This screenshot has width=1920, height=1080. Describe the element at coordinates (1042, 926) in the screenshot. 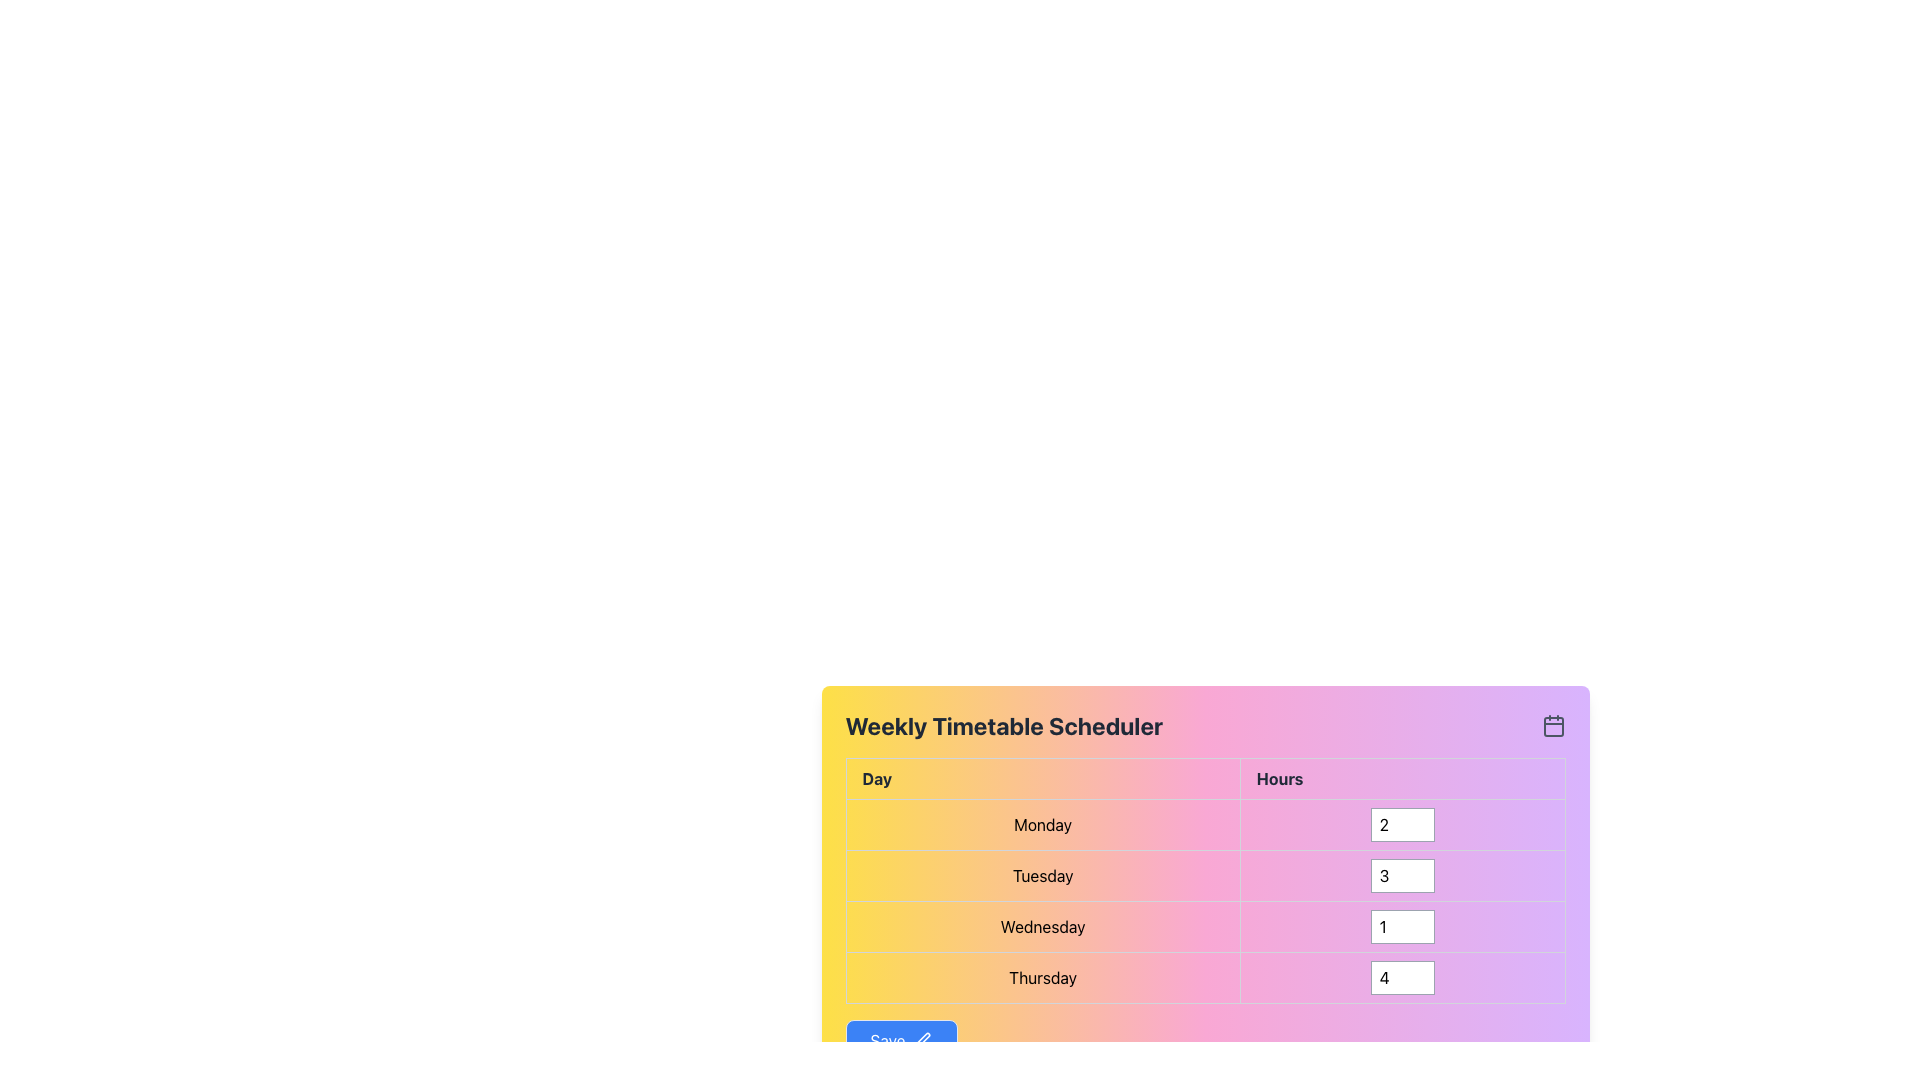

I see `the text label component indicating 'Wednesday' in the third row of the 'Day' column within the weekly timetable scheduler` at that location.